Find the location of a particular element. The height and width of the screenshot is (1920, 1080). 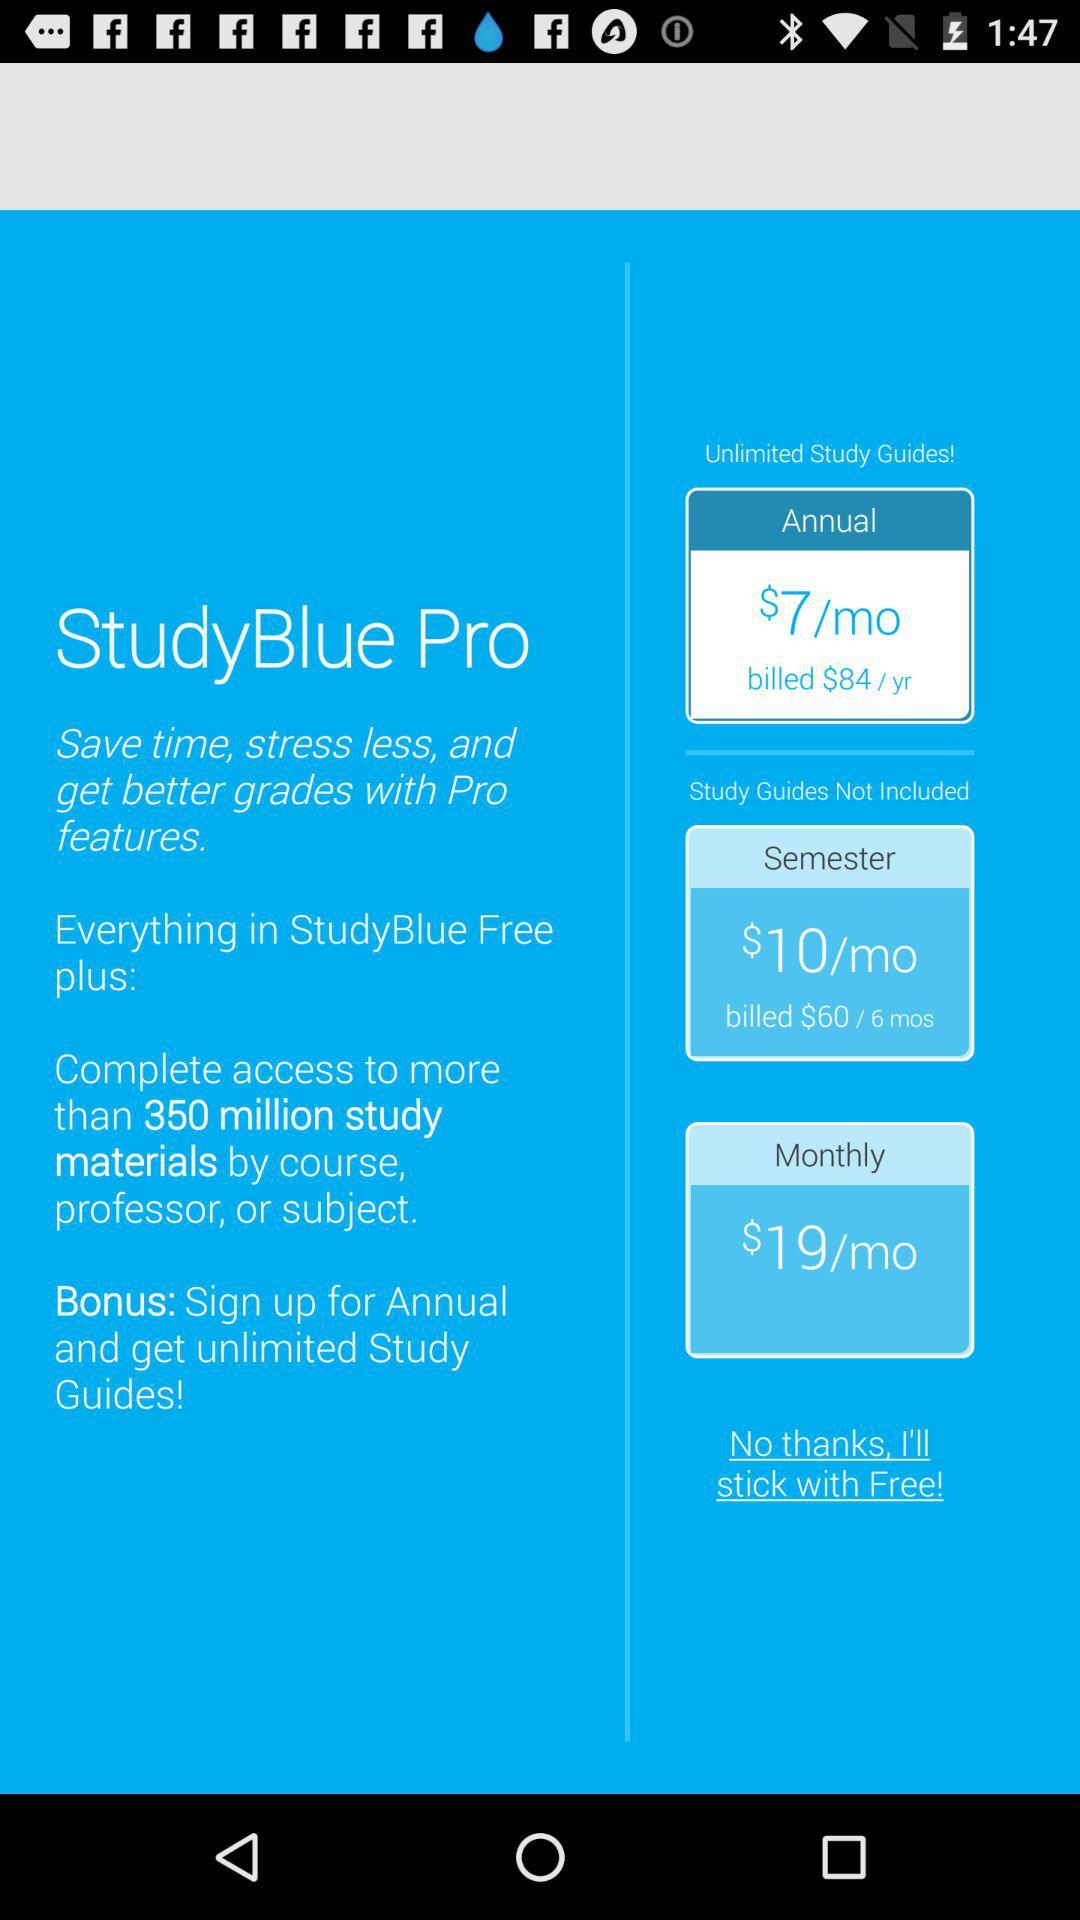

no thanks i at the bottom right corner is located at coordinates (829, 1462).